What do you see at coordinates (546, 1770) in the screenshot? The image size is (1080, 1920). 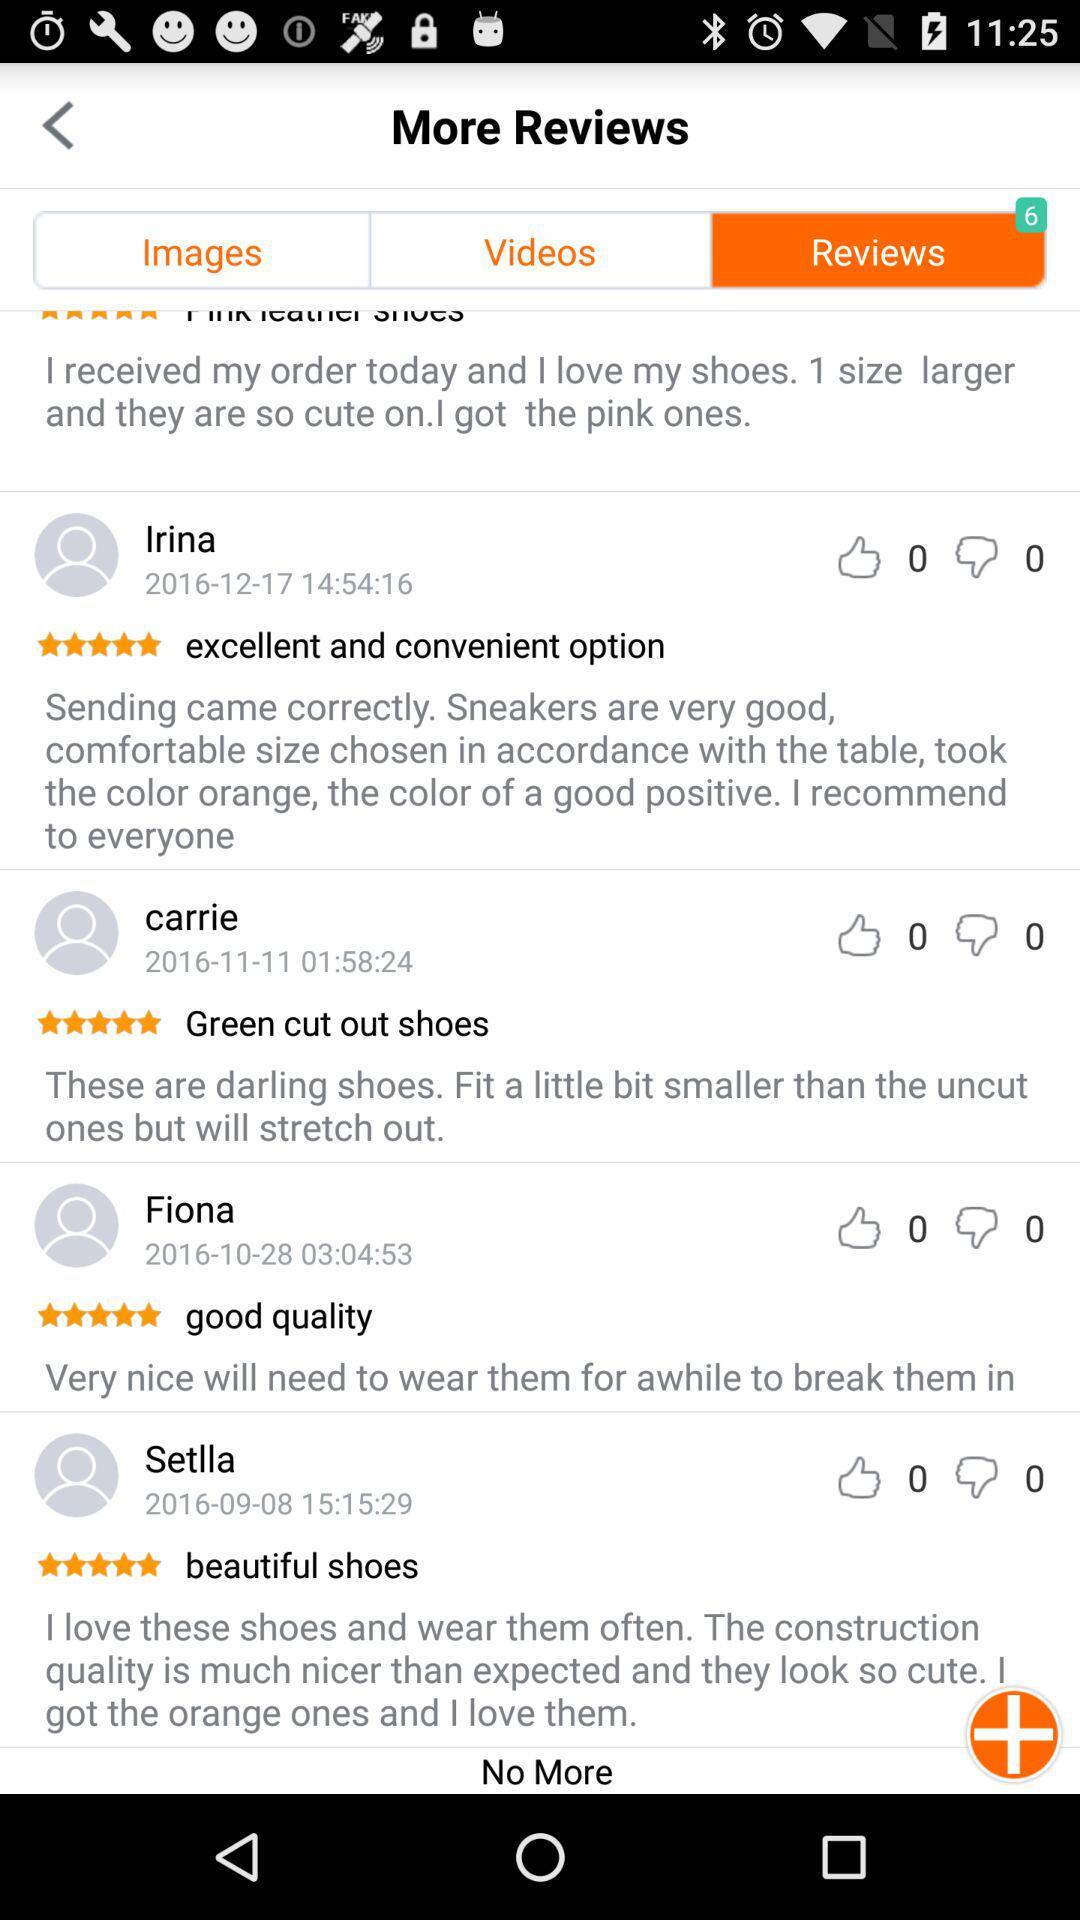 I see `no more` at bounding box center [546, 1770].